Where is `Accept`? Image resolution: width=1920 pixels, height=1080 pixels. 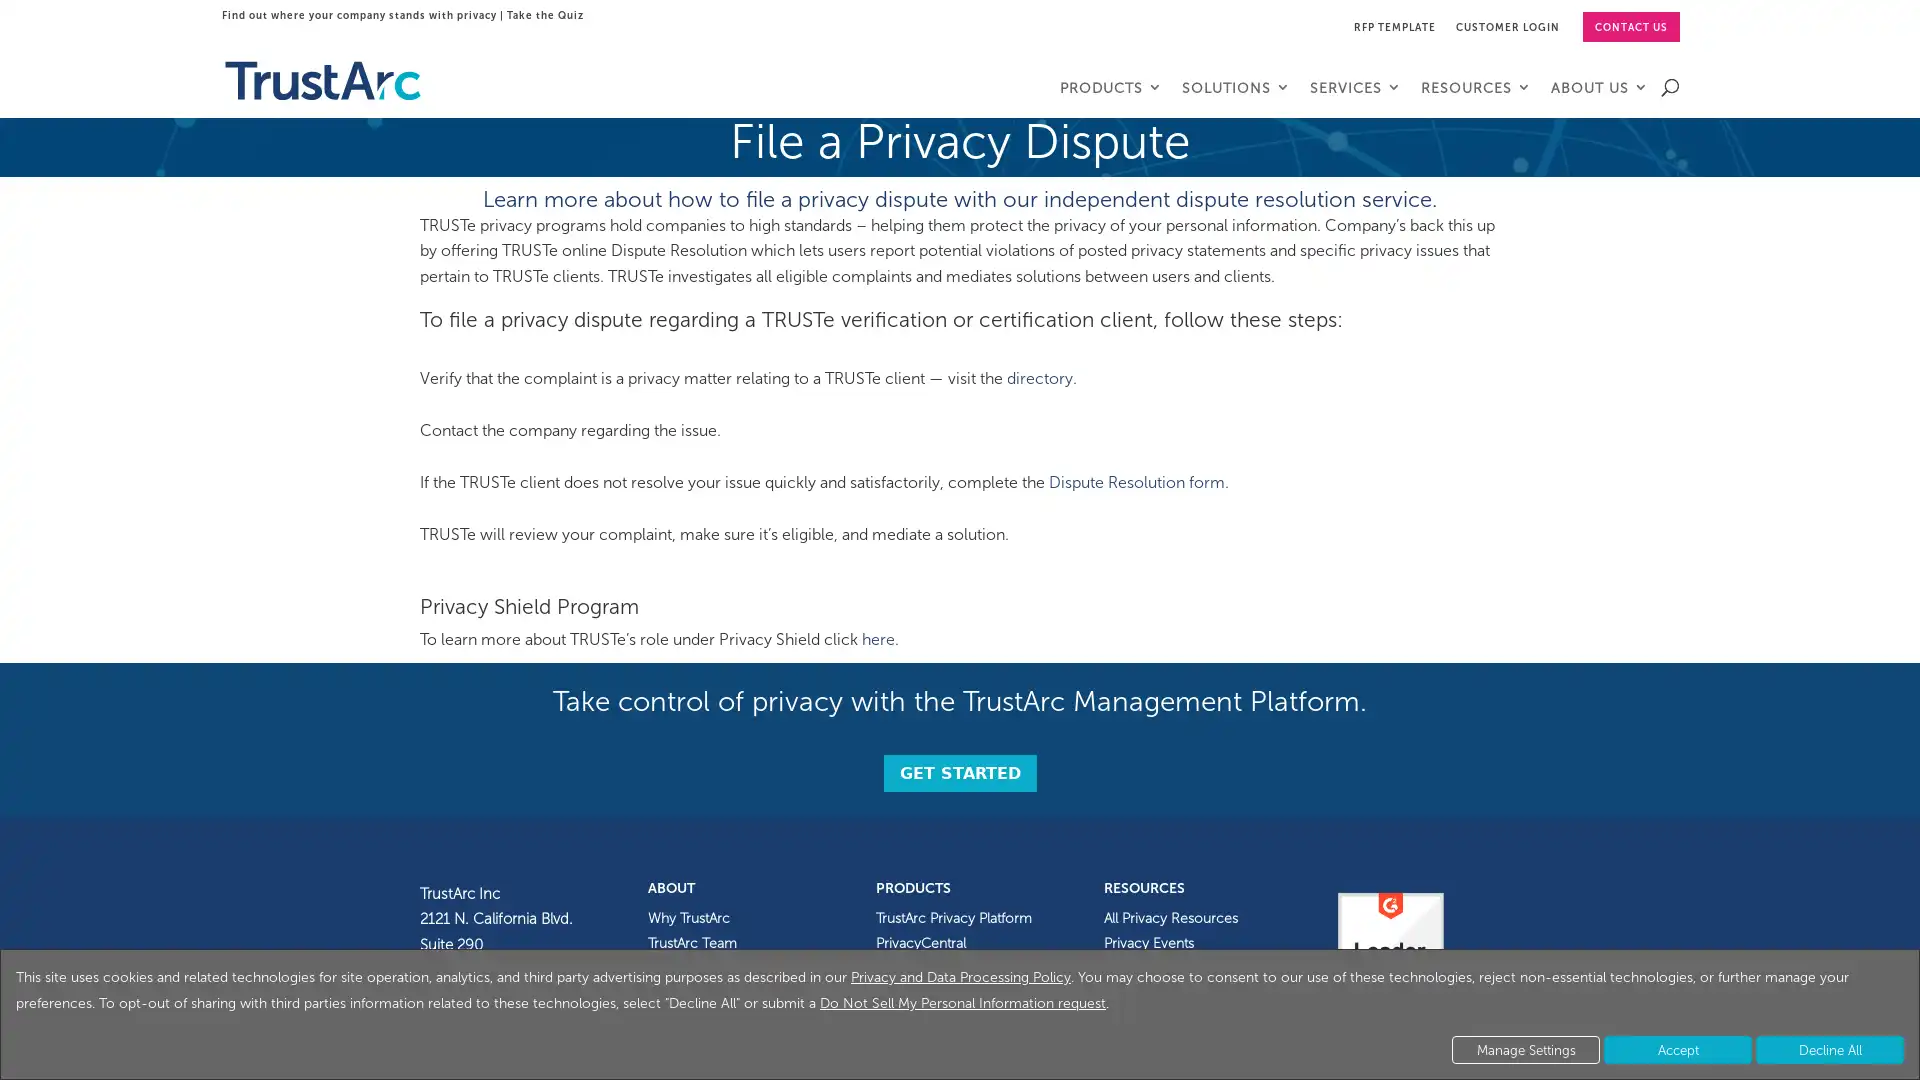 Accept is located at coordinates (1678, 1048).